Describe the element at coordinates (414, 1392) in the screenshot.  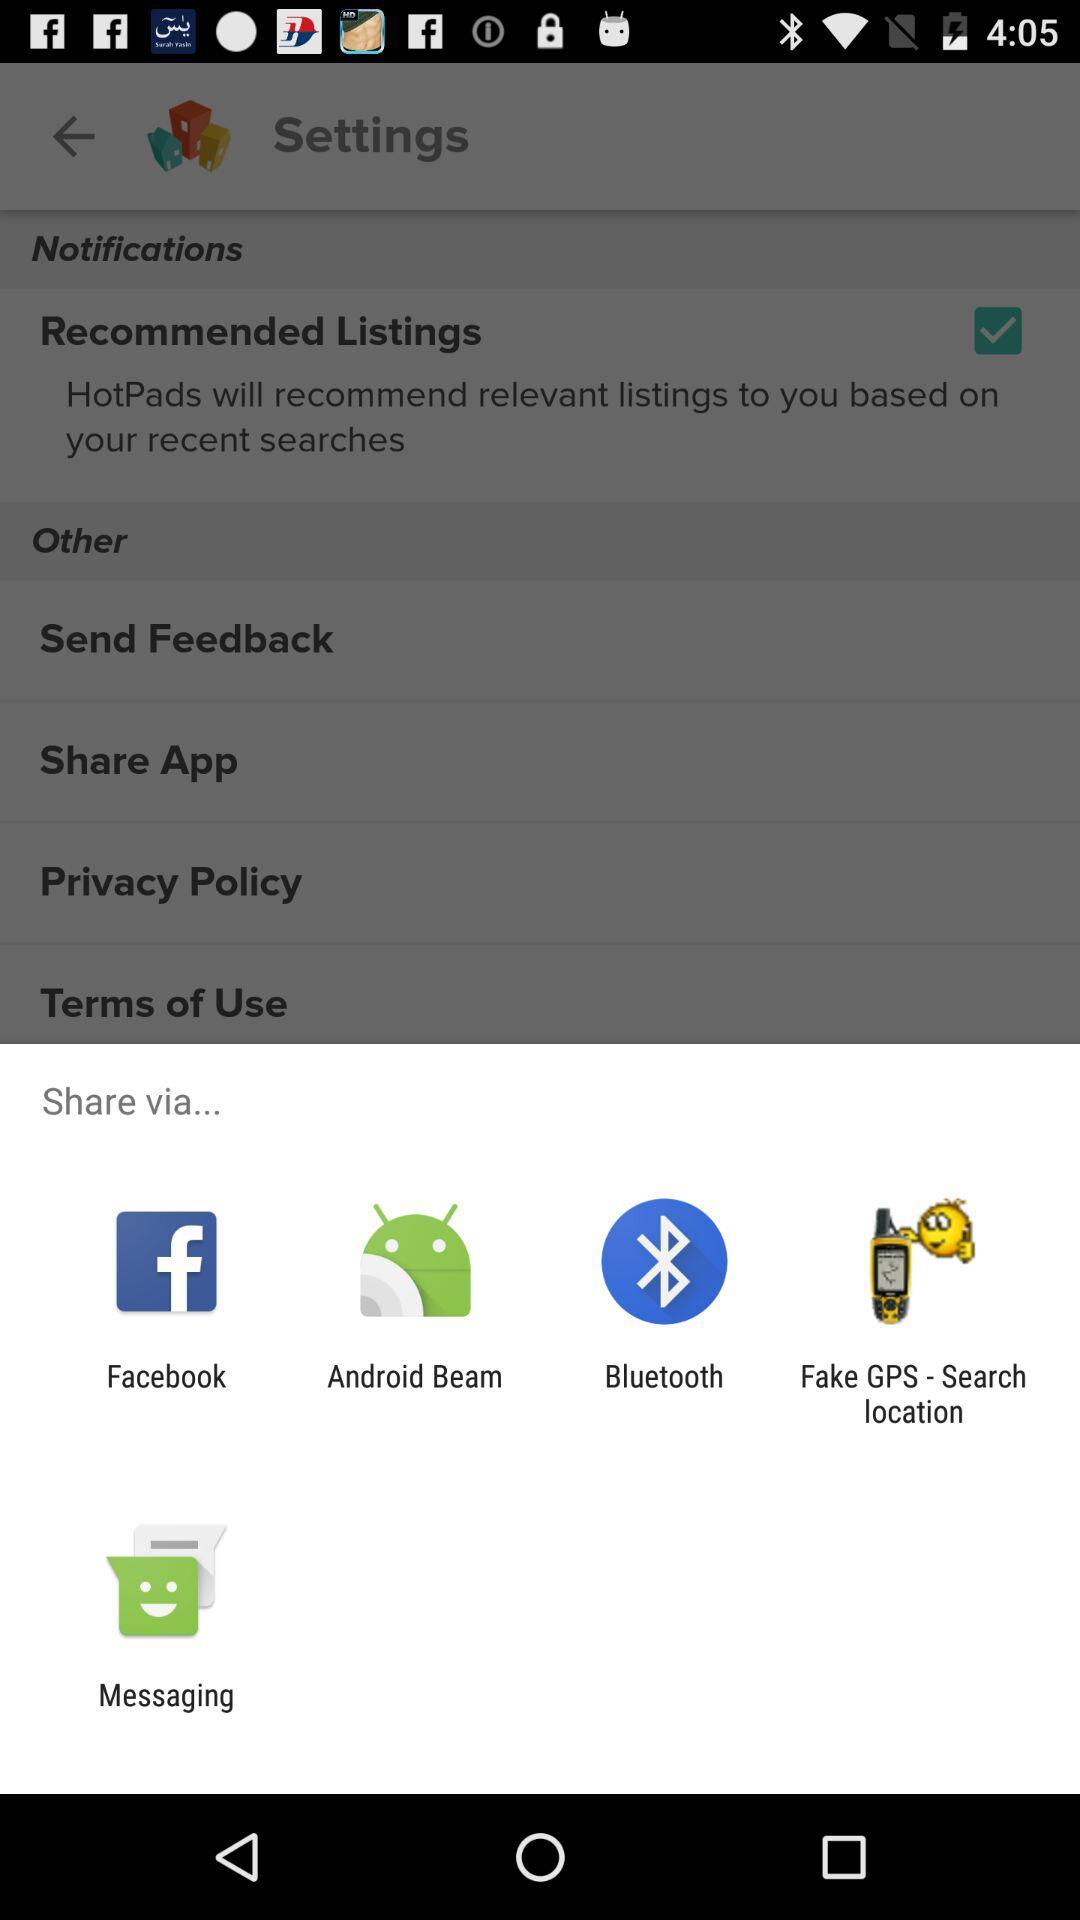
I see `item next to facebook app` at that location.